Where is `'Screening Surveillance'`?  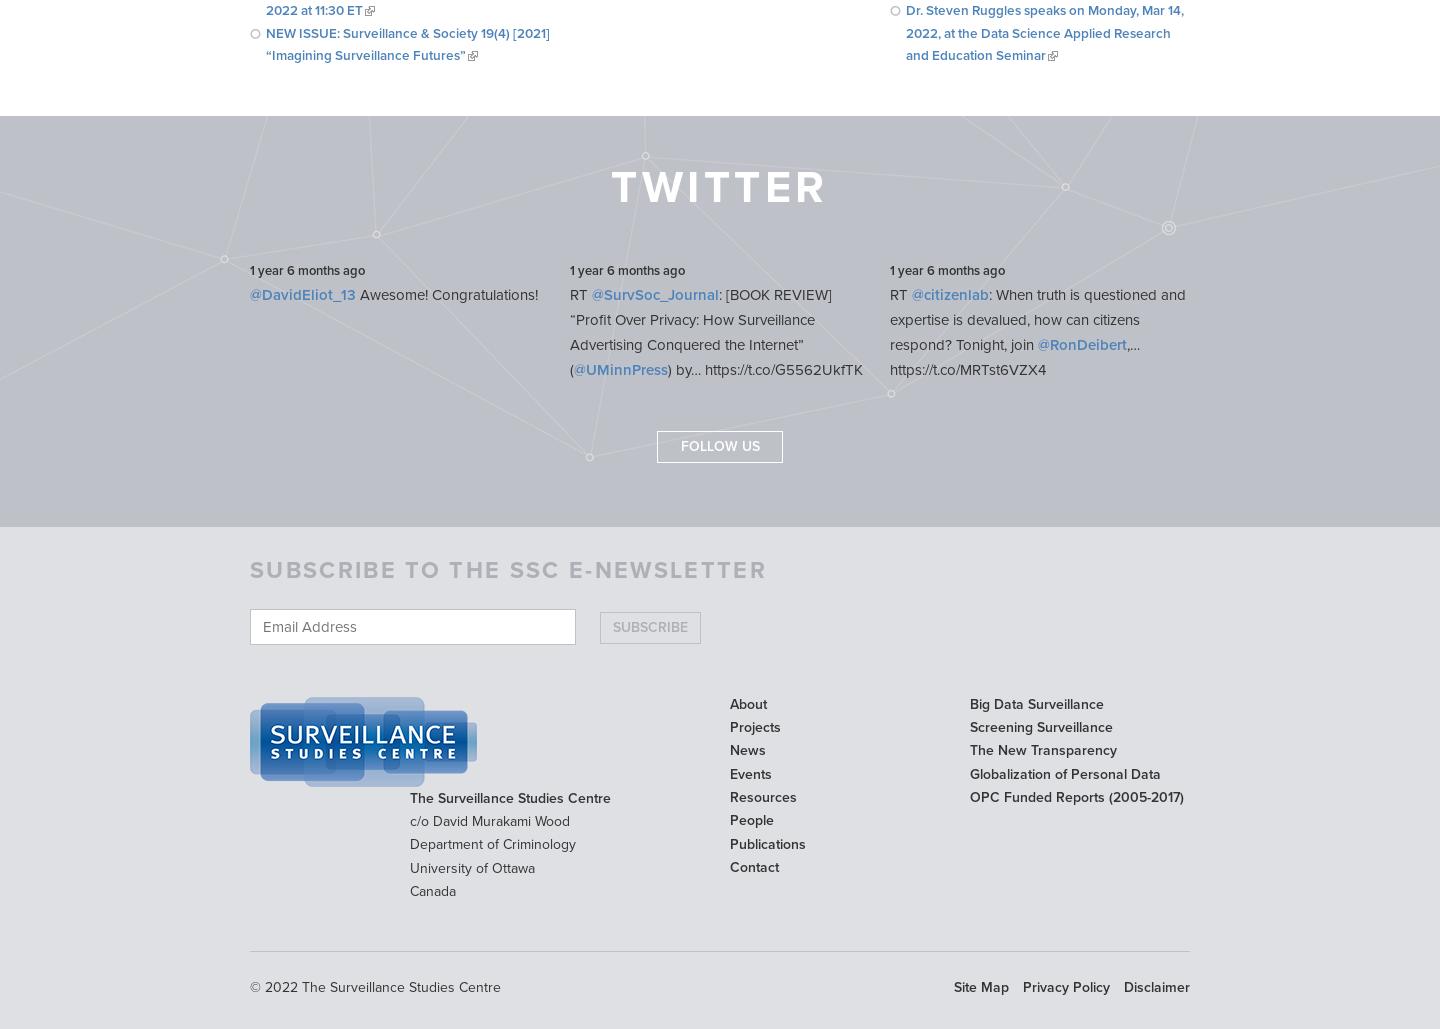 'Screening Surveillance' is located at coordinates (968, 726).